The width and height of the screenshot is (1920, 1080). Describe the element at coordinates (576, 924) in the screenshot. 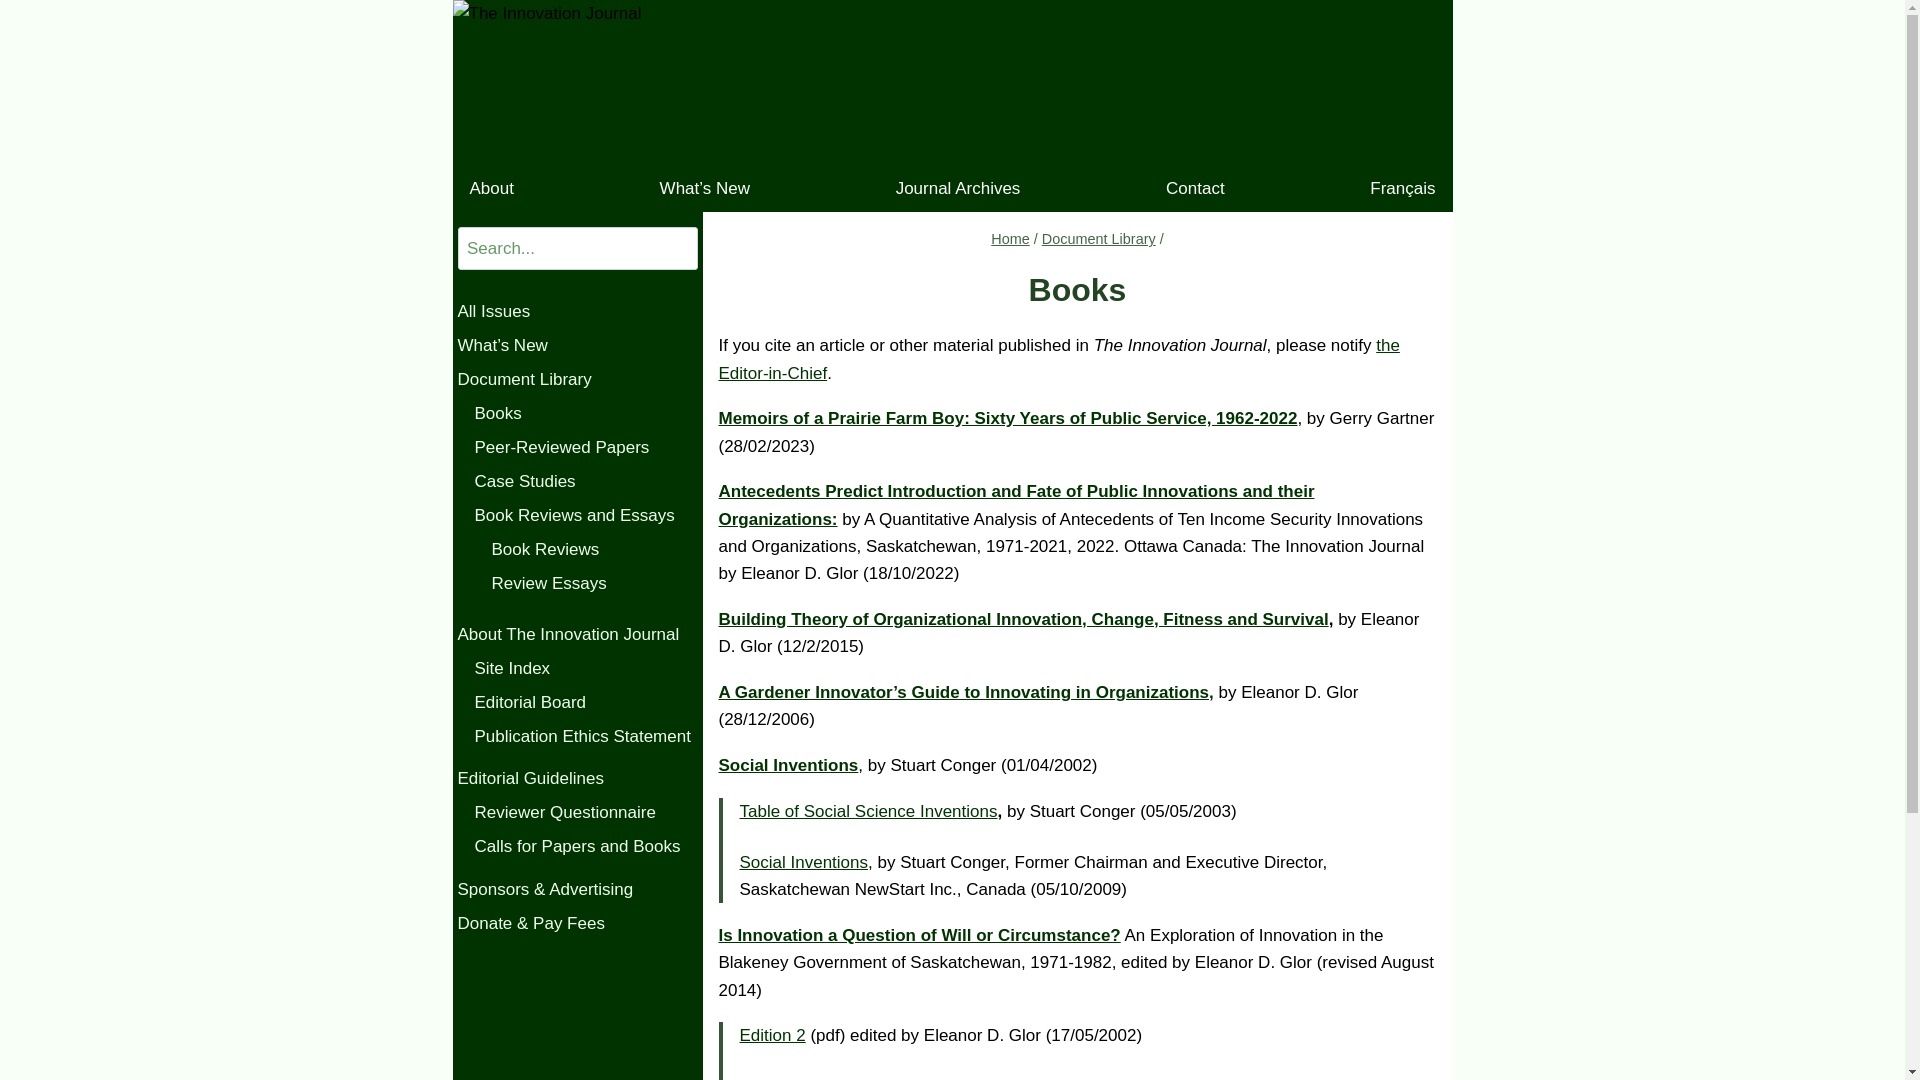

I see `'Donate & Pay Fees'` at that location.